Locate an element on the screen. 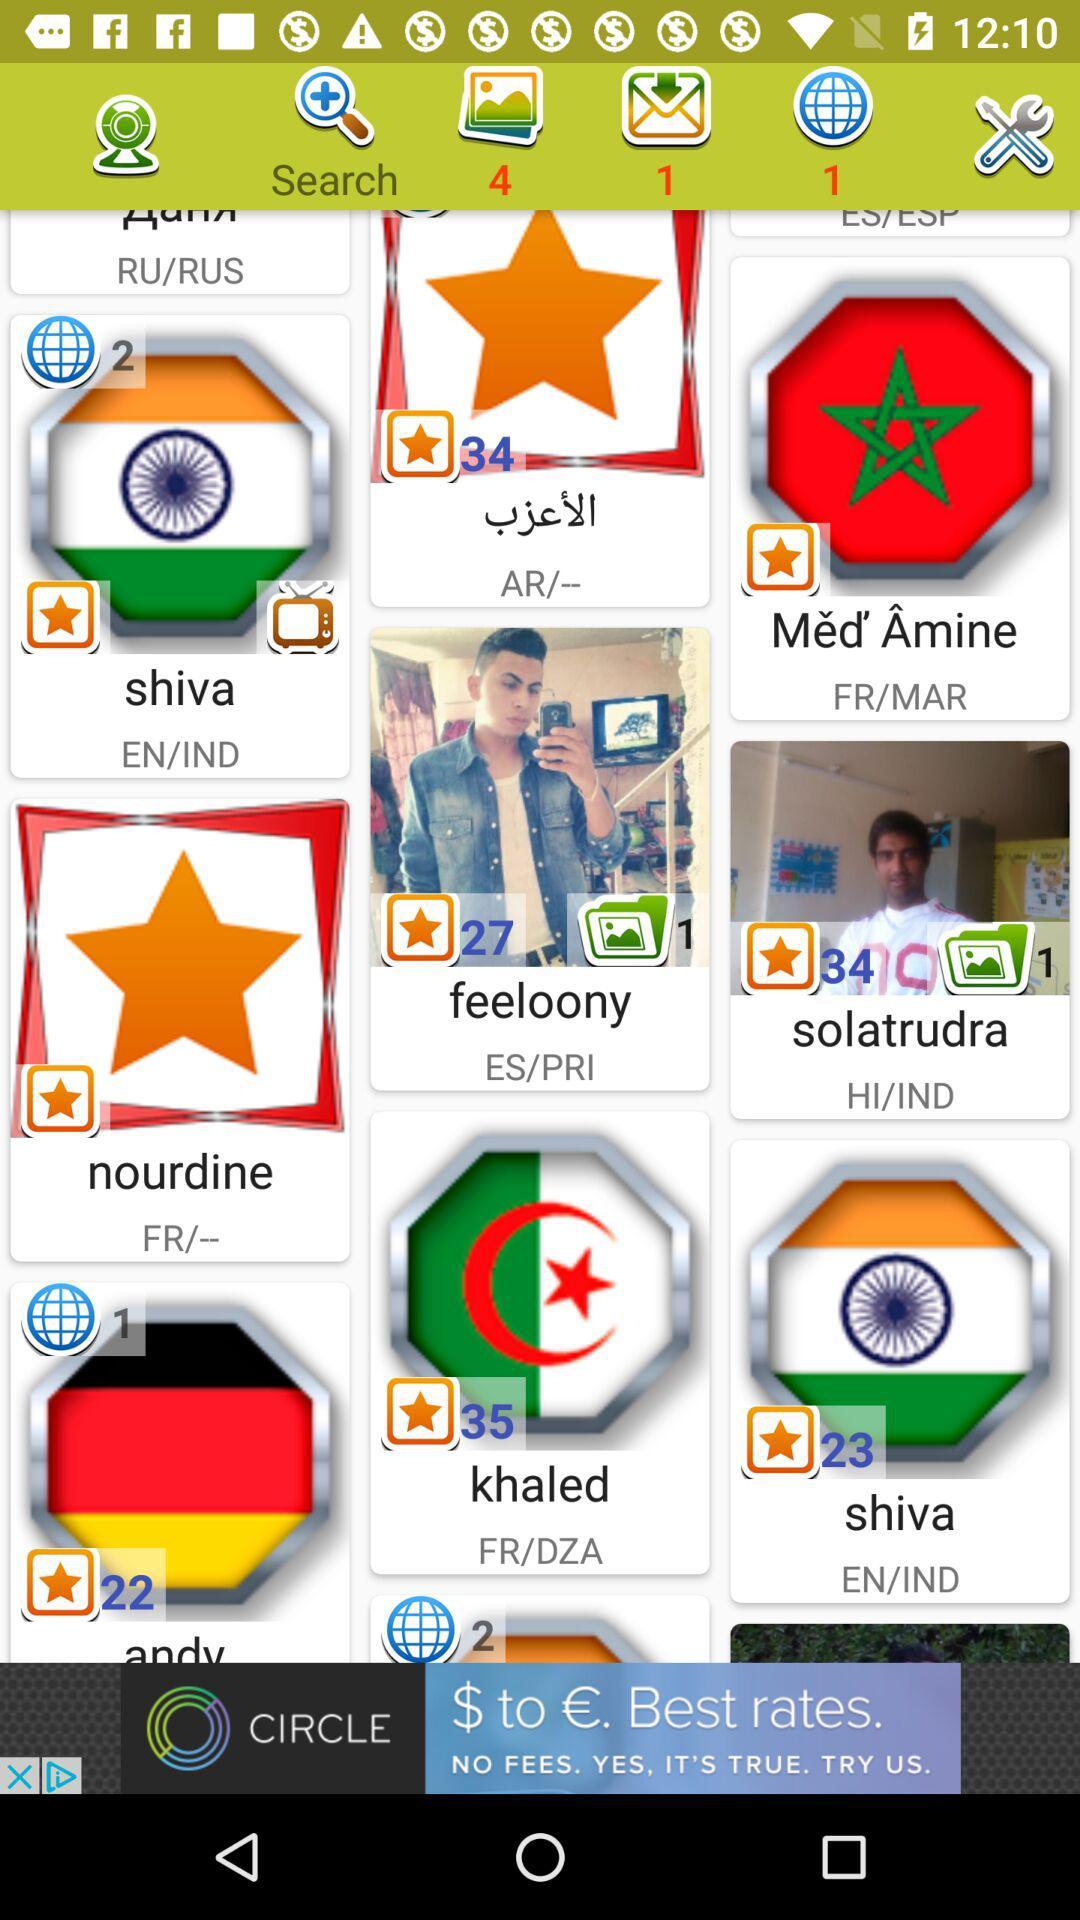  feeloony profile is located at coordinates (540, 796).